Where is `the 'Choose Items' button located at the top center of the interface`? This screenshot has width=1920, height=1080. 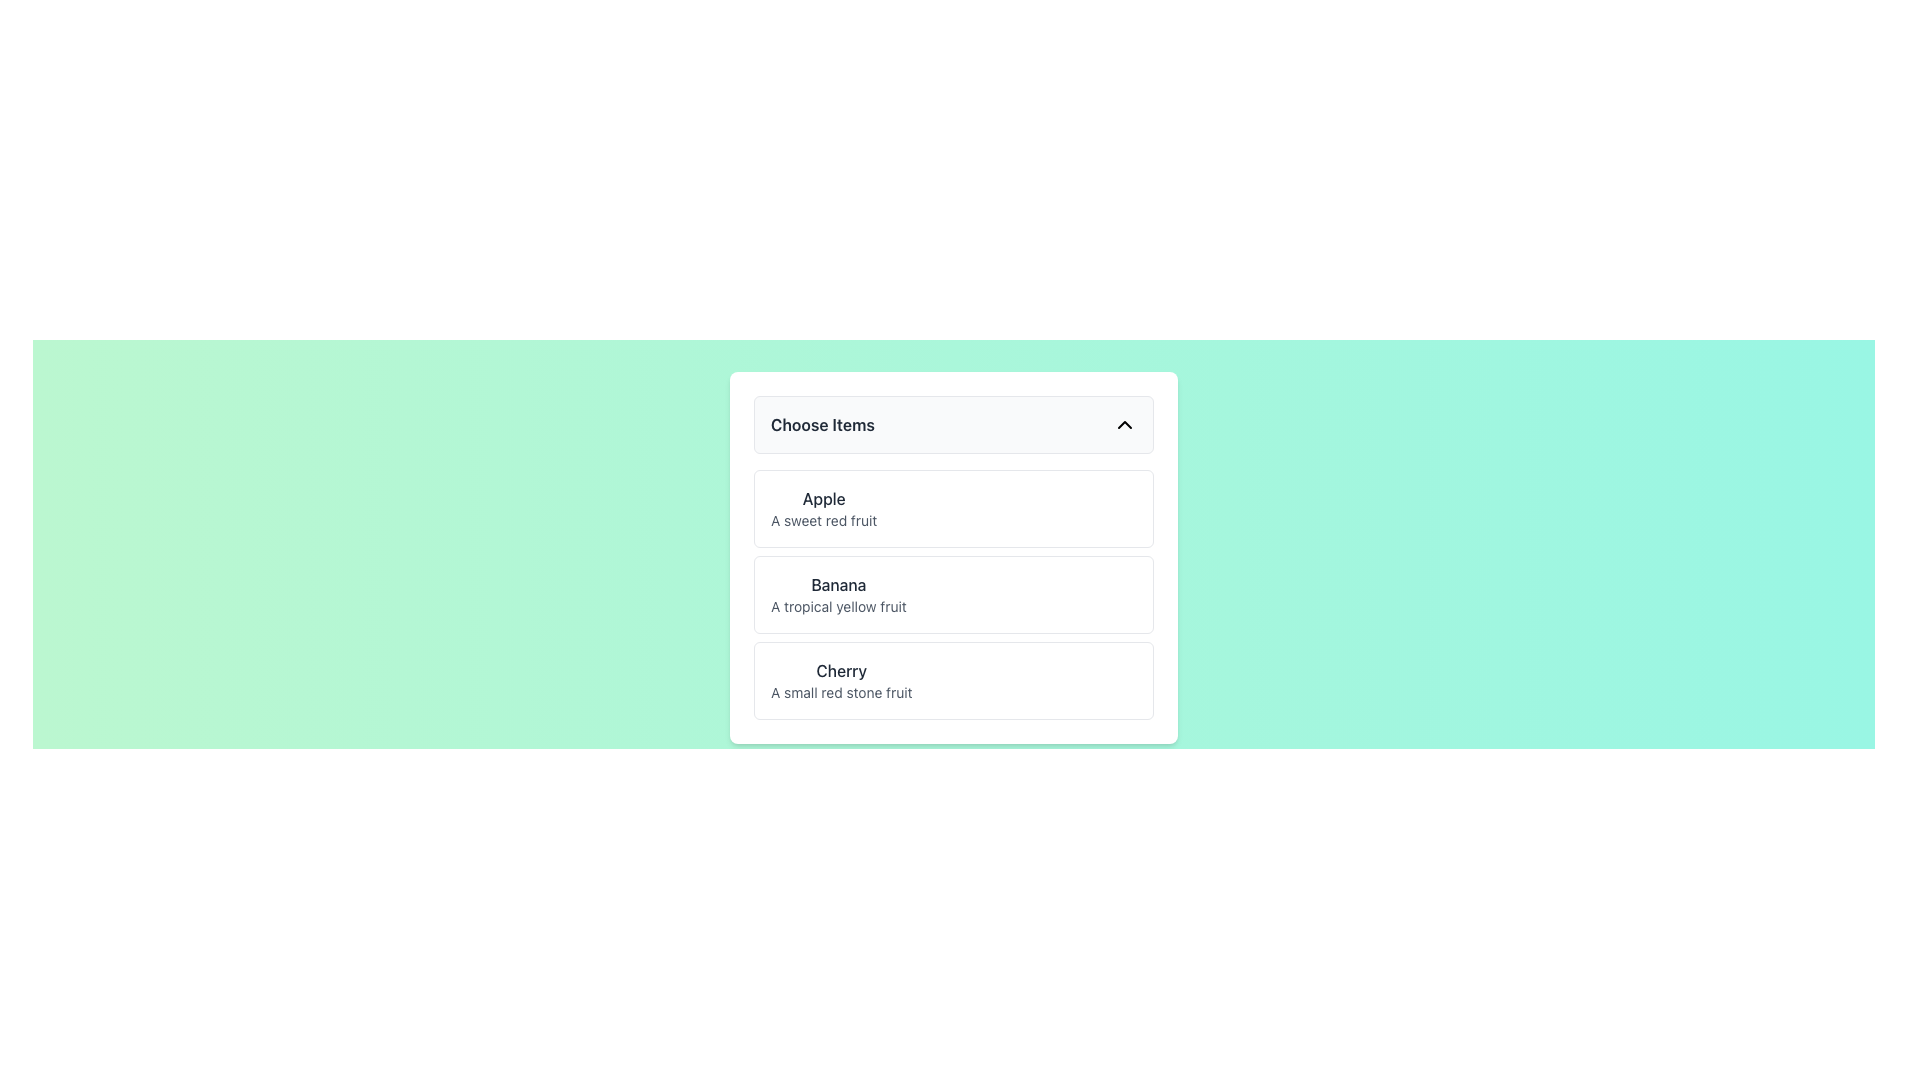
the 'Choose Items' button located at the top center of the interface is located at coordinates (953, 423).